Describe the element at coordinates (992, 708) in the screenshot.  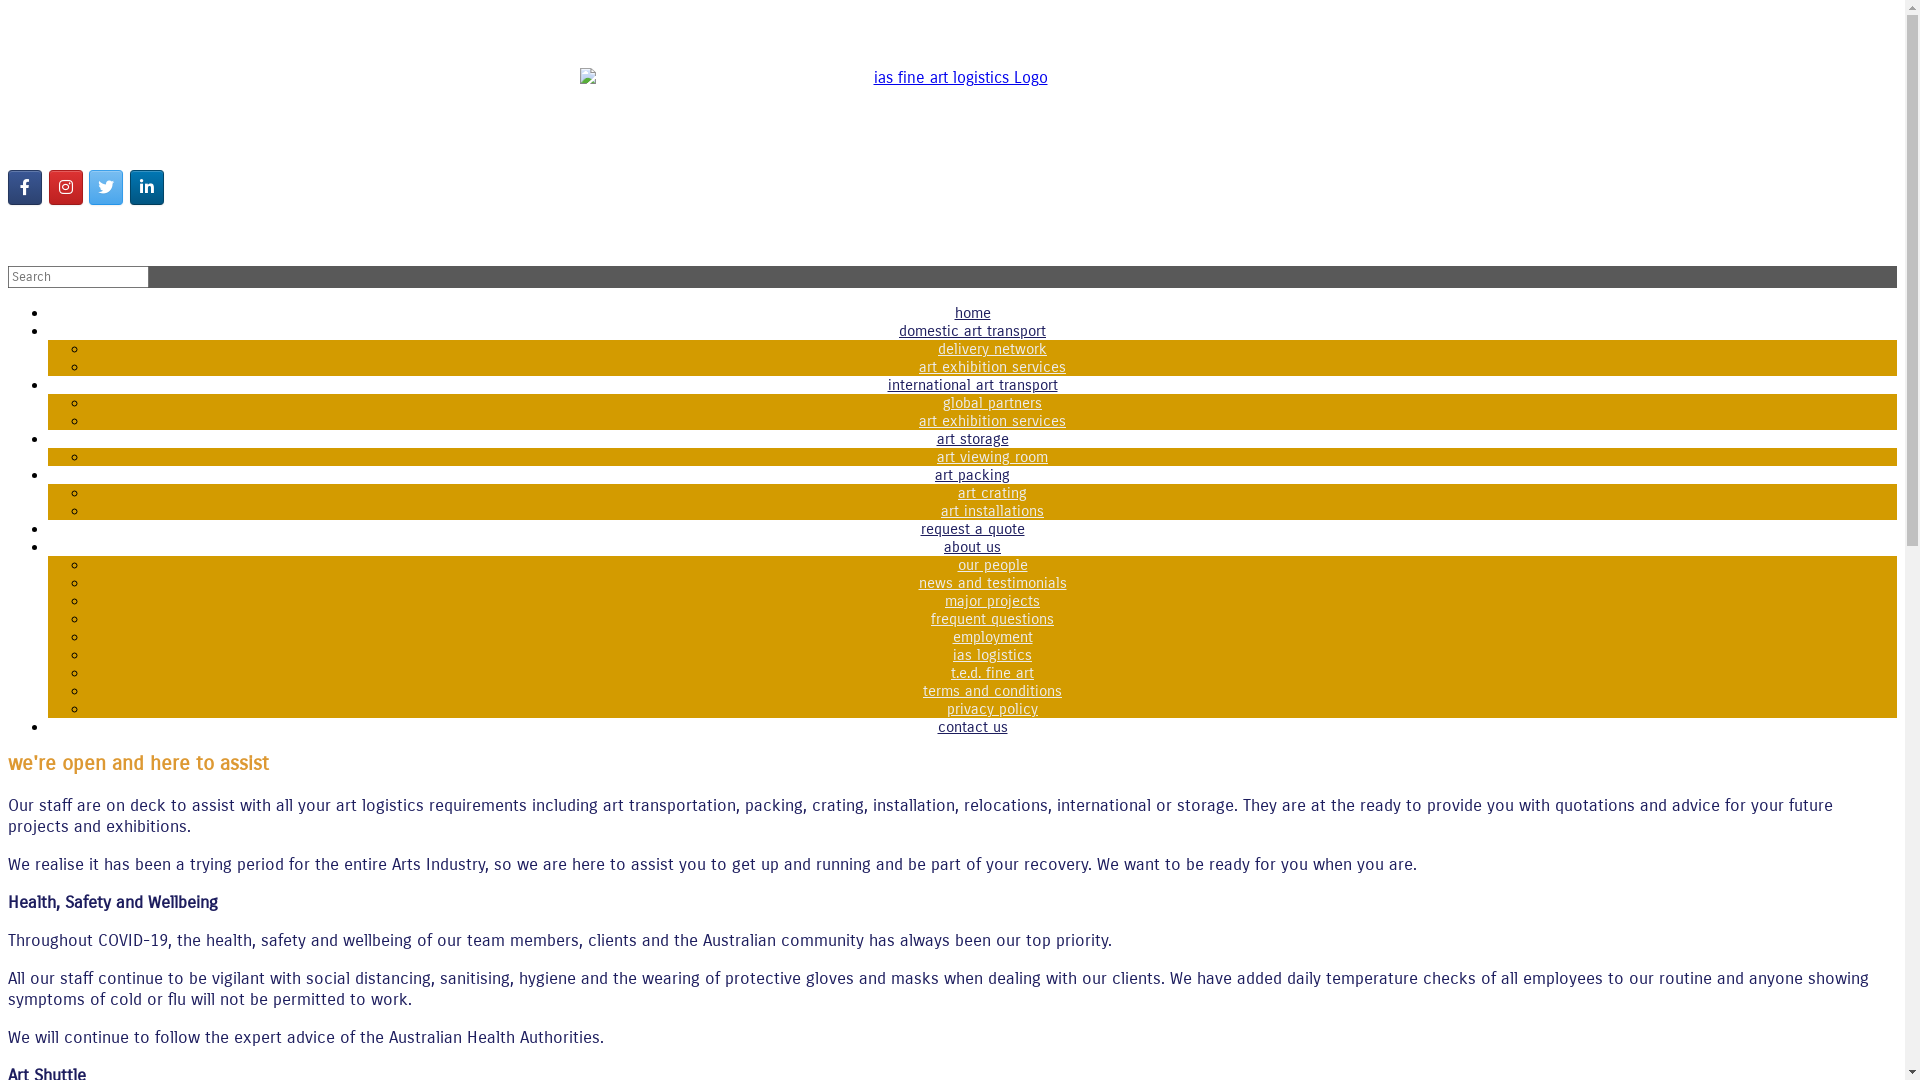
I see `'privacy policy'` at that location.